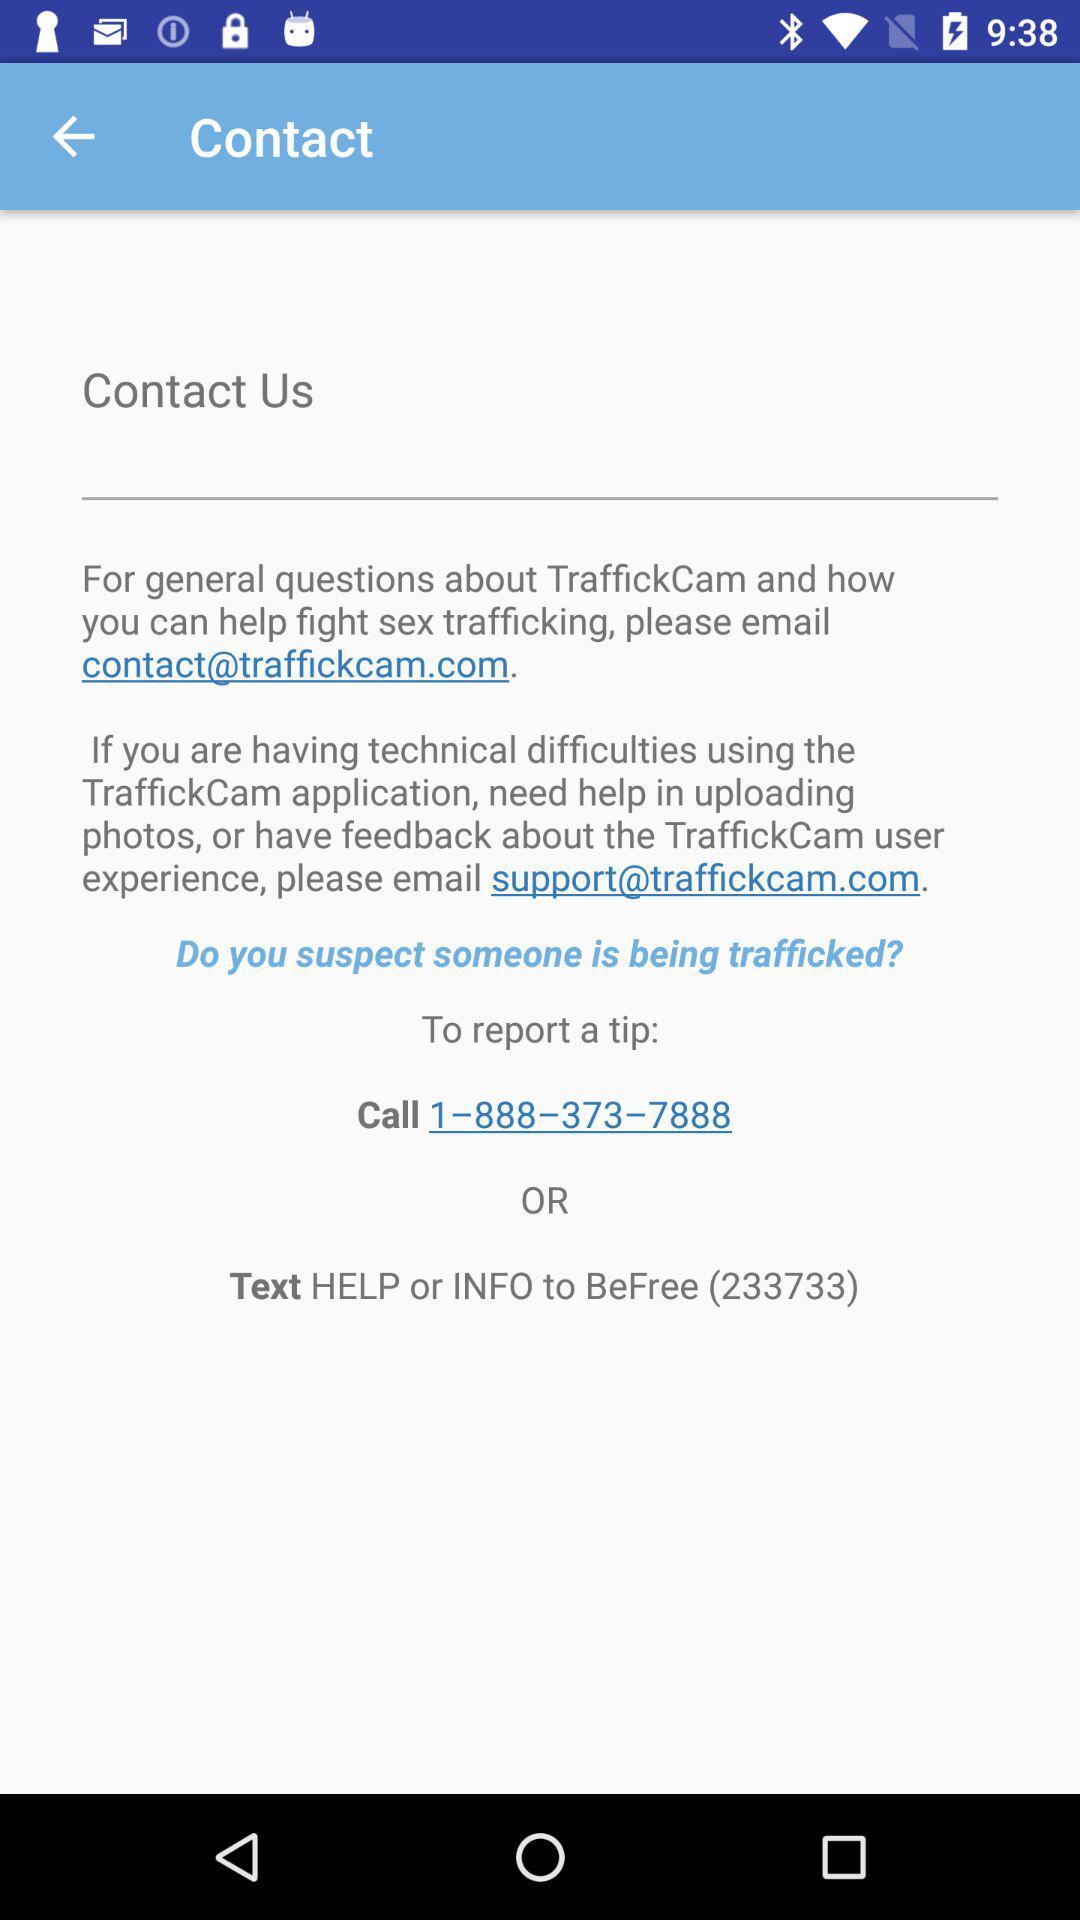 This screenshot has height=1920, width=1080. What do you see at coordinates (540, 726) in the screenshot?
I see `the for general questions item` at bounding box center [540, 726].